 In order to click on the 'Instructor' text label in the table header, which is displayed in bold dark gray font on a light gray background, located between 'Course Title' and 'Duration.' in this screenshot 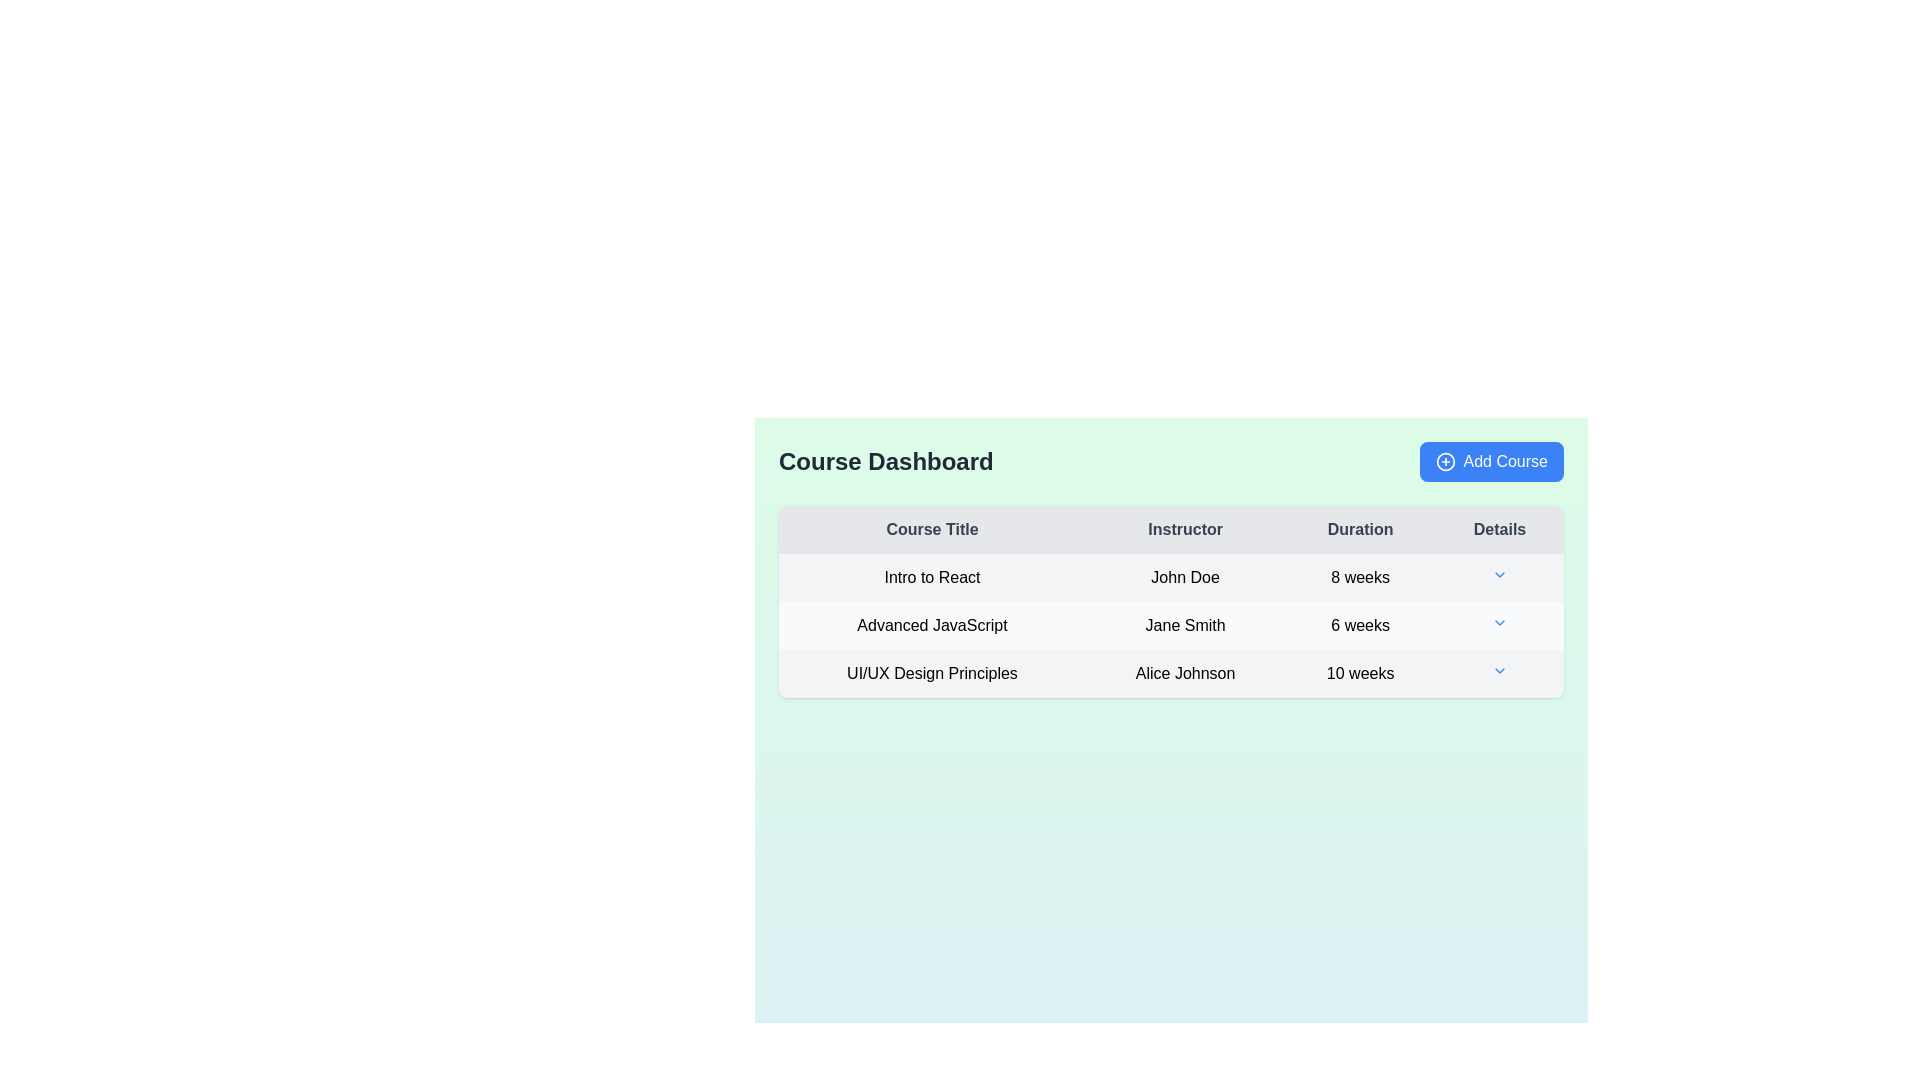, I will do `click(1185, 528)`.